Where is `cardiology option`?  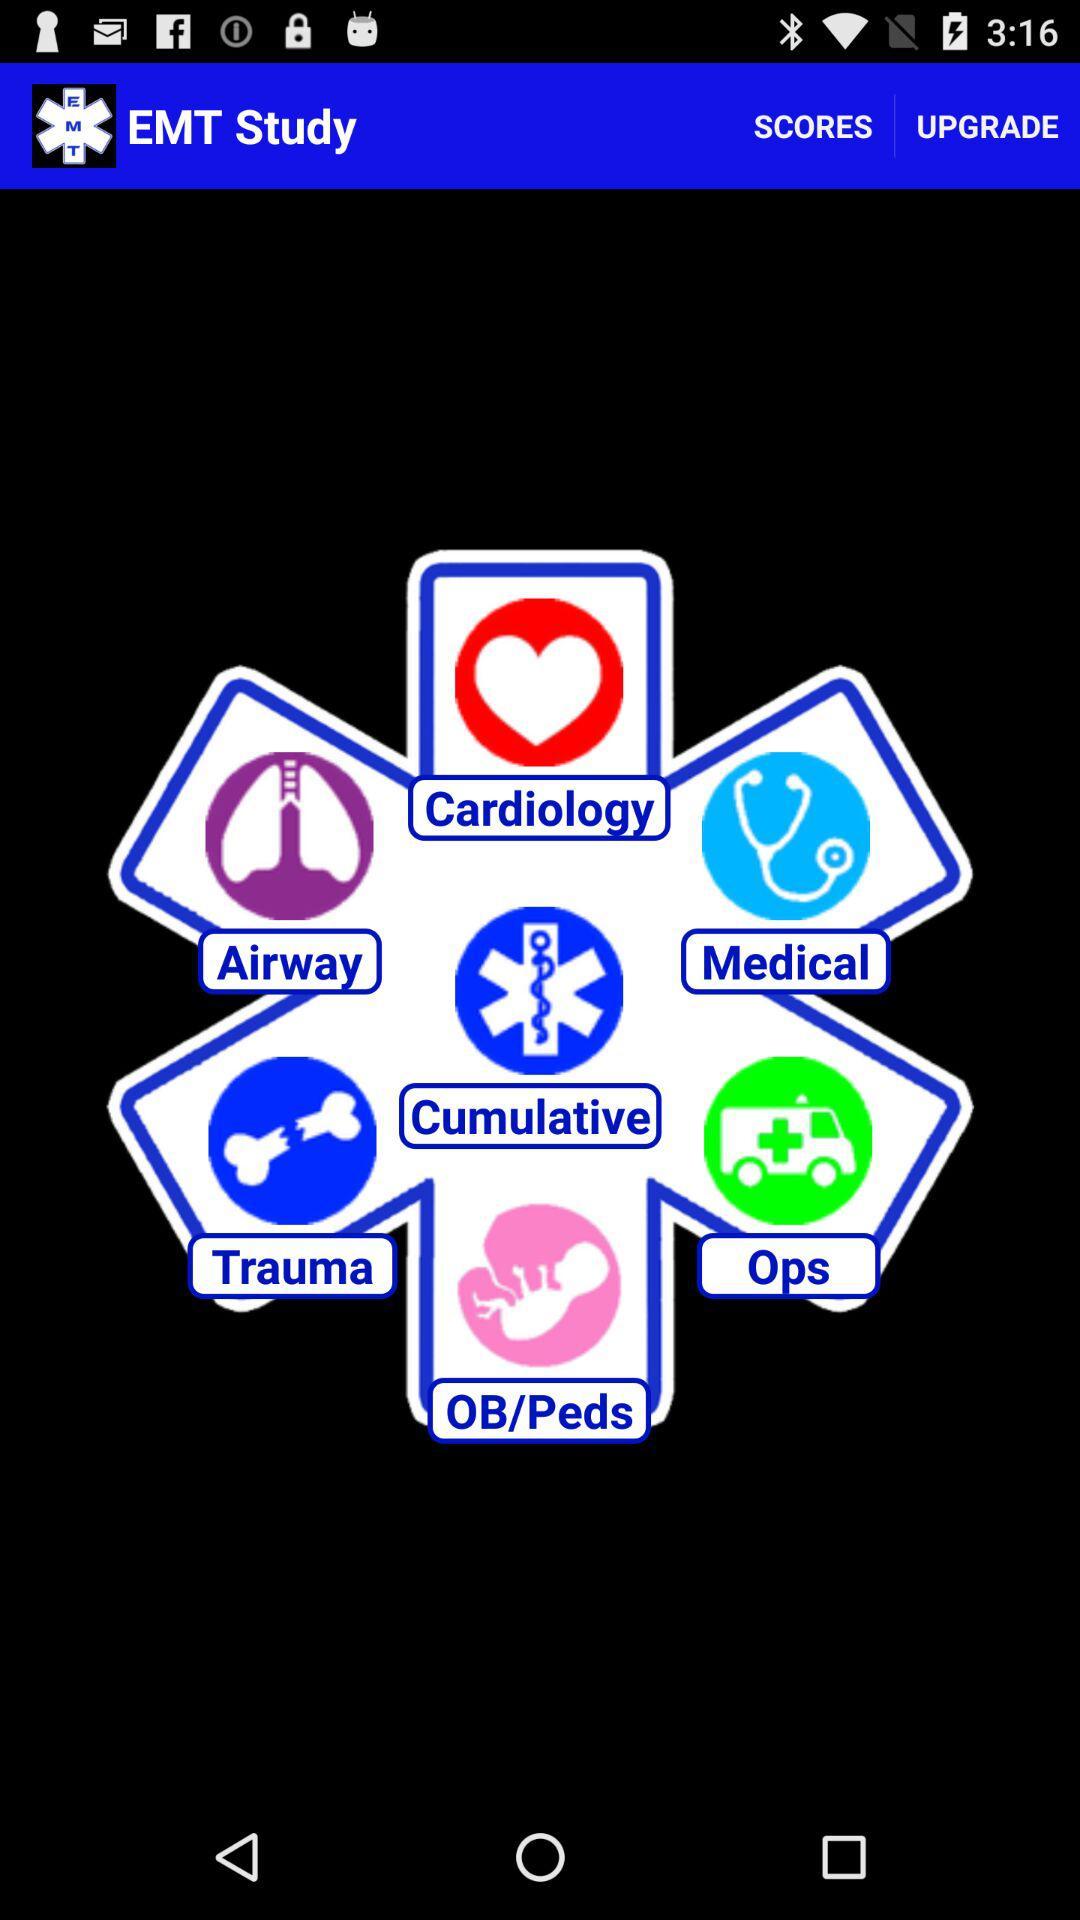 cardiology option is located at coordinates (538, 682).